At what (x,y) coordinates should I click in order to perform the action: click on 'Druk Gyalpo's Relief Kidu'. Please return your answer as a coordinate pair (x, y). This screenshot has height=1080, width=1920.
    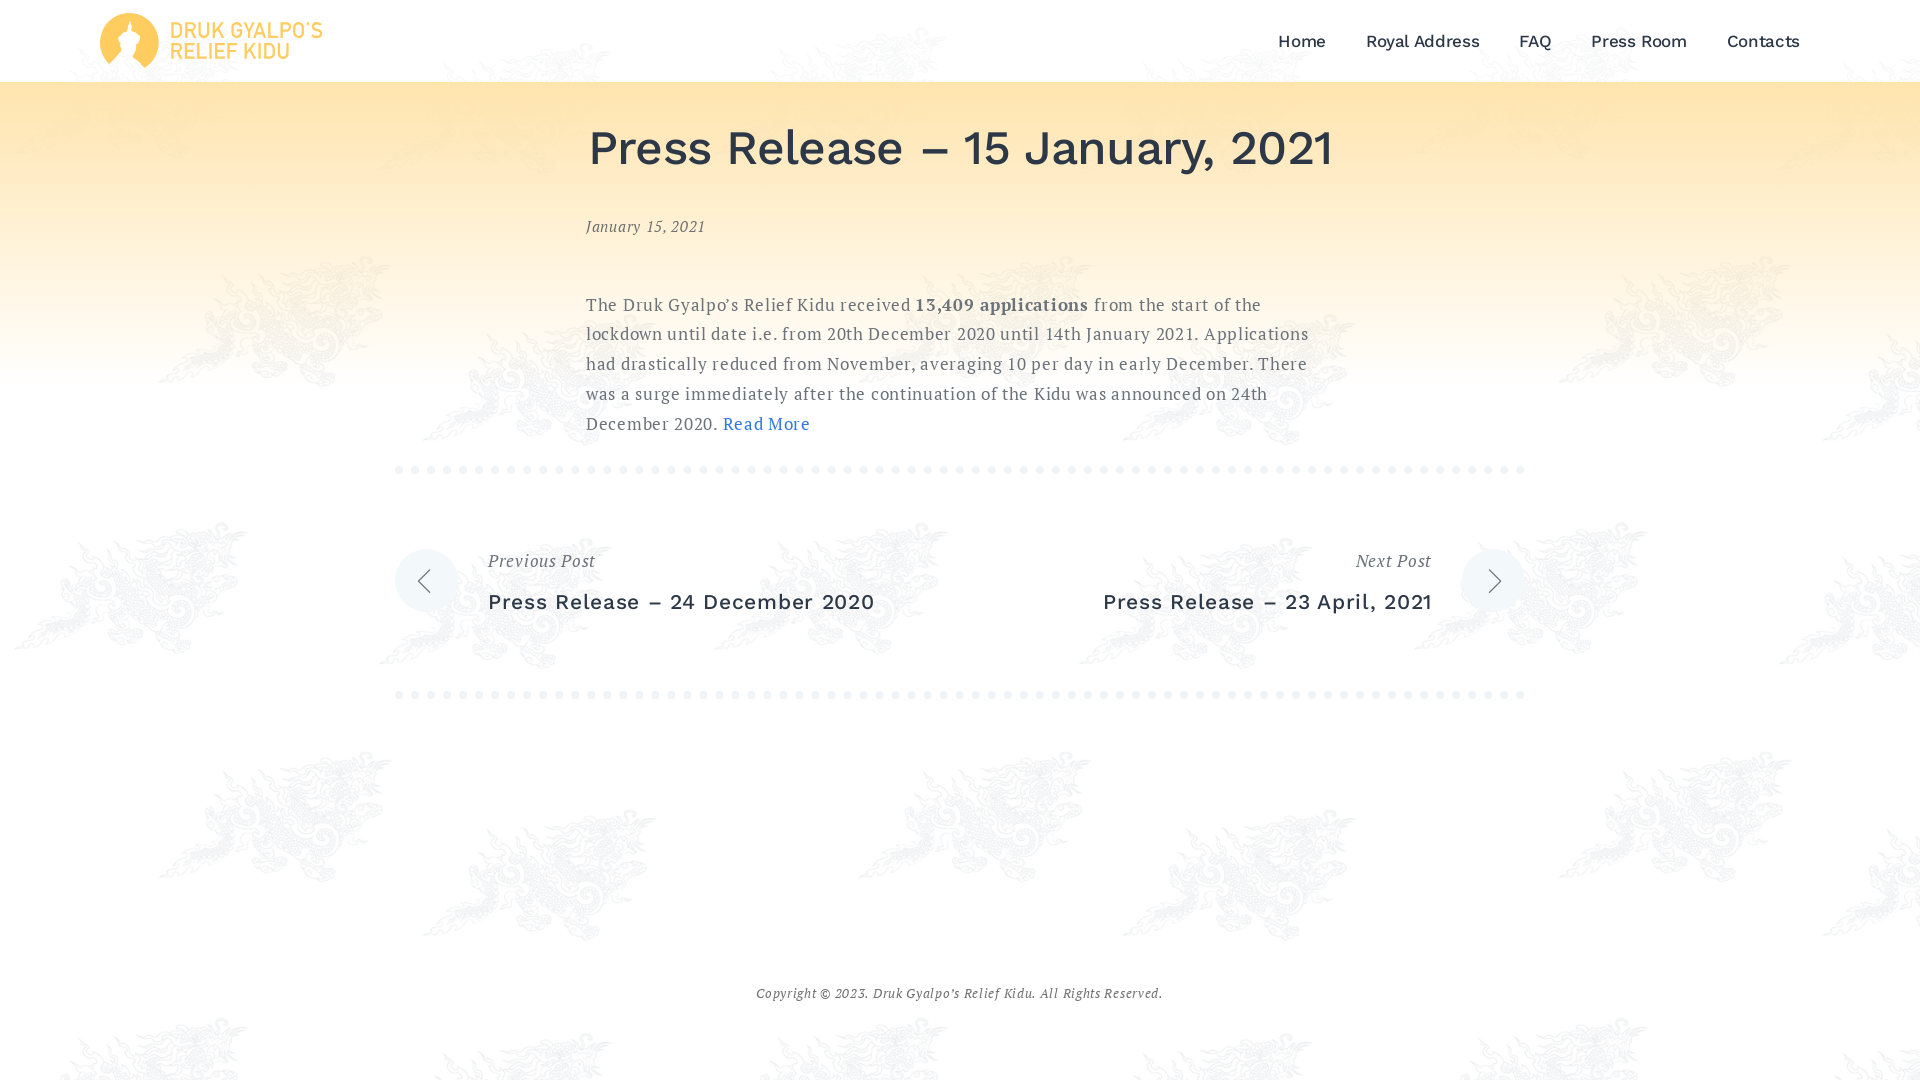
    Looking at the image, I should click on (203, 44).